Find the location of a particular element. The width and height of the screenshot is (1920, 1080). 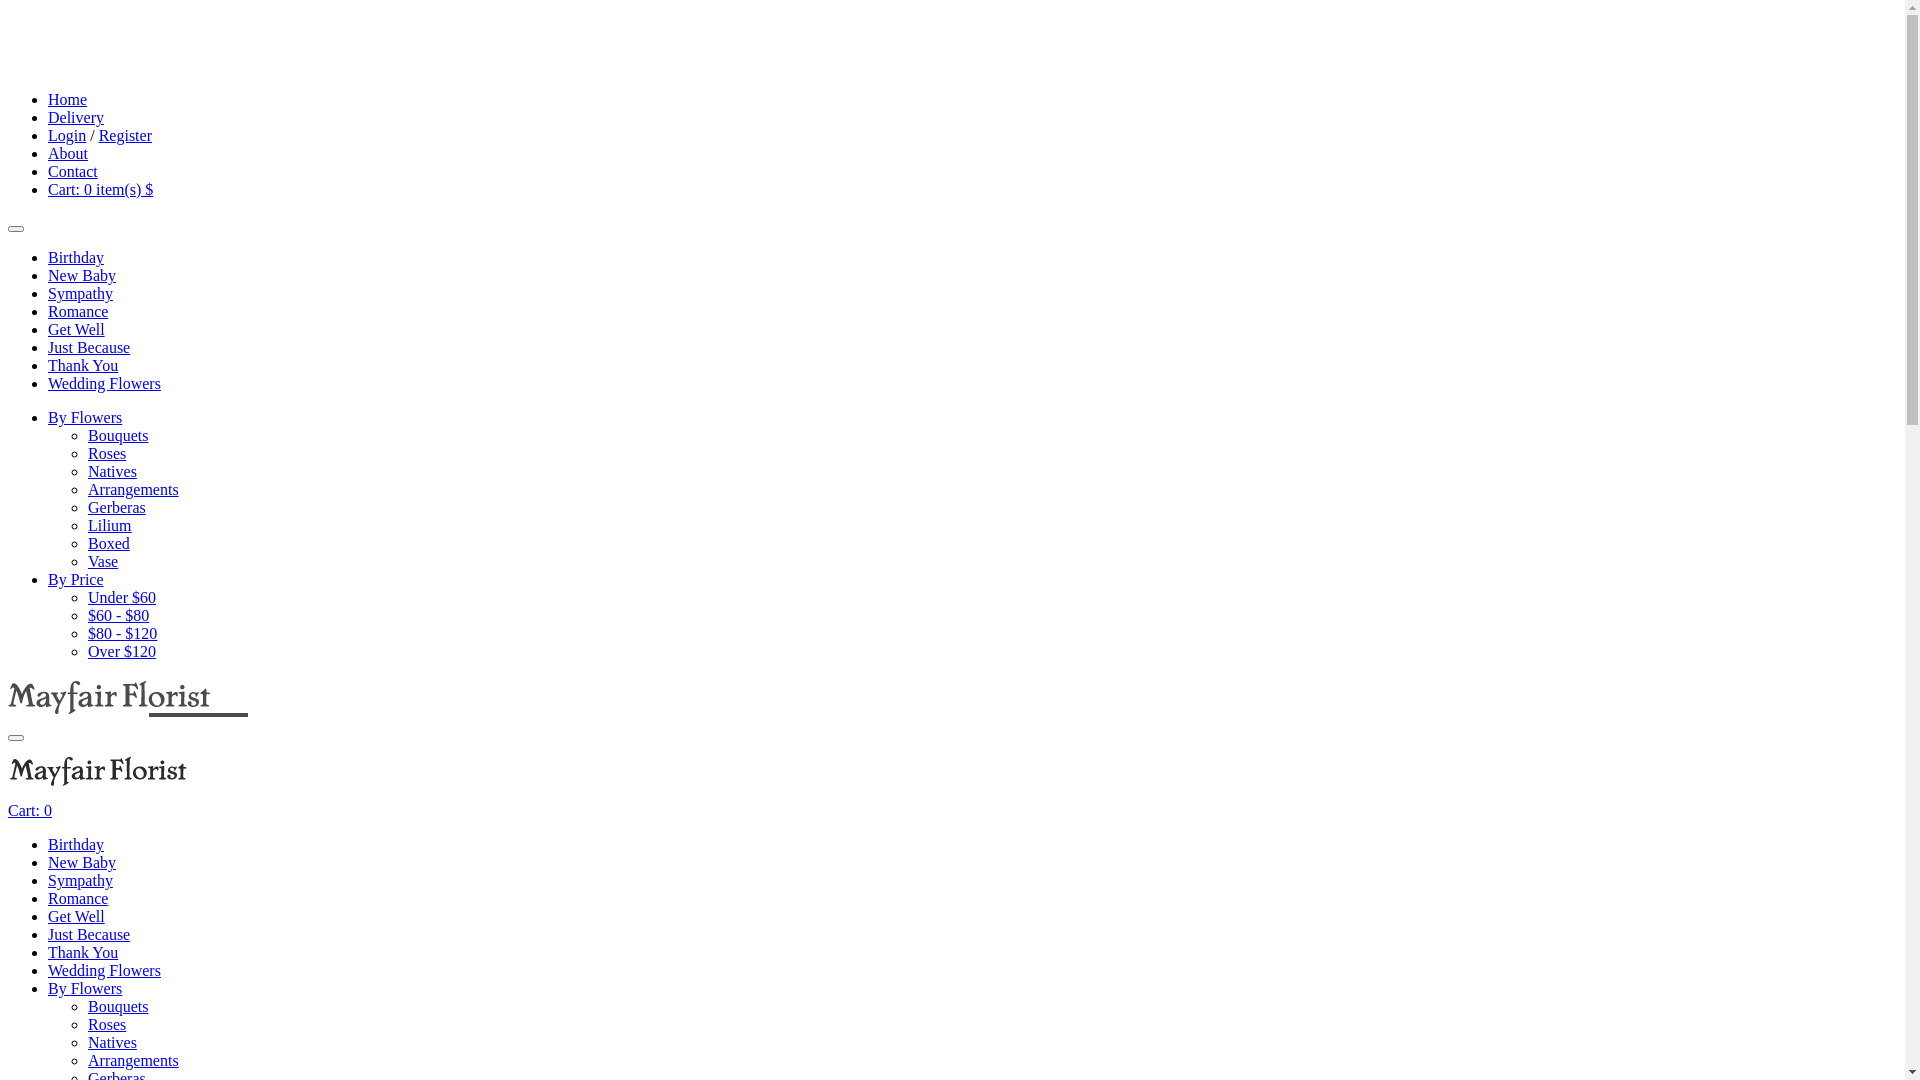

'Cart: 0 item(s) $' is located at coordinates (48, 189).